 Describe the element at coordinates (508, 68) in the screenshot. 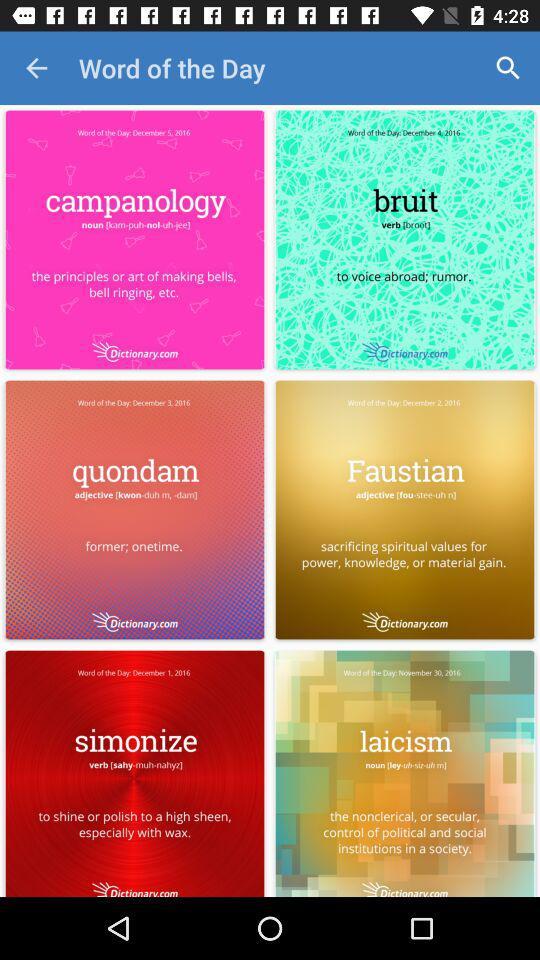

I see `the app next to word of the icon` at that location.